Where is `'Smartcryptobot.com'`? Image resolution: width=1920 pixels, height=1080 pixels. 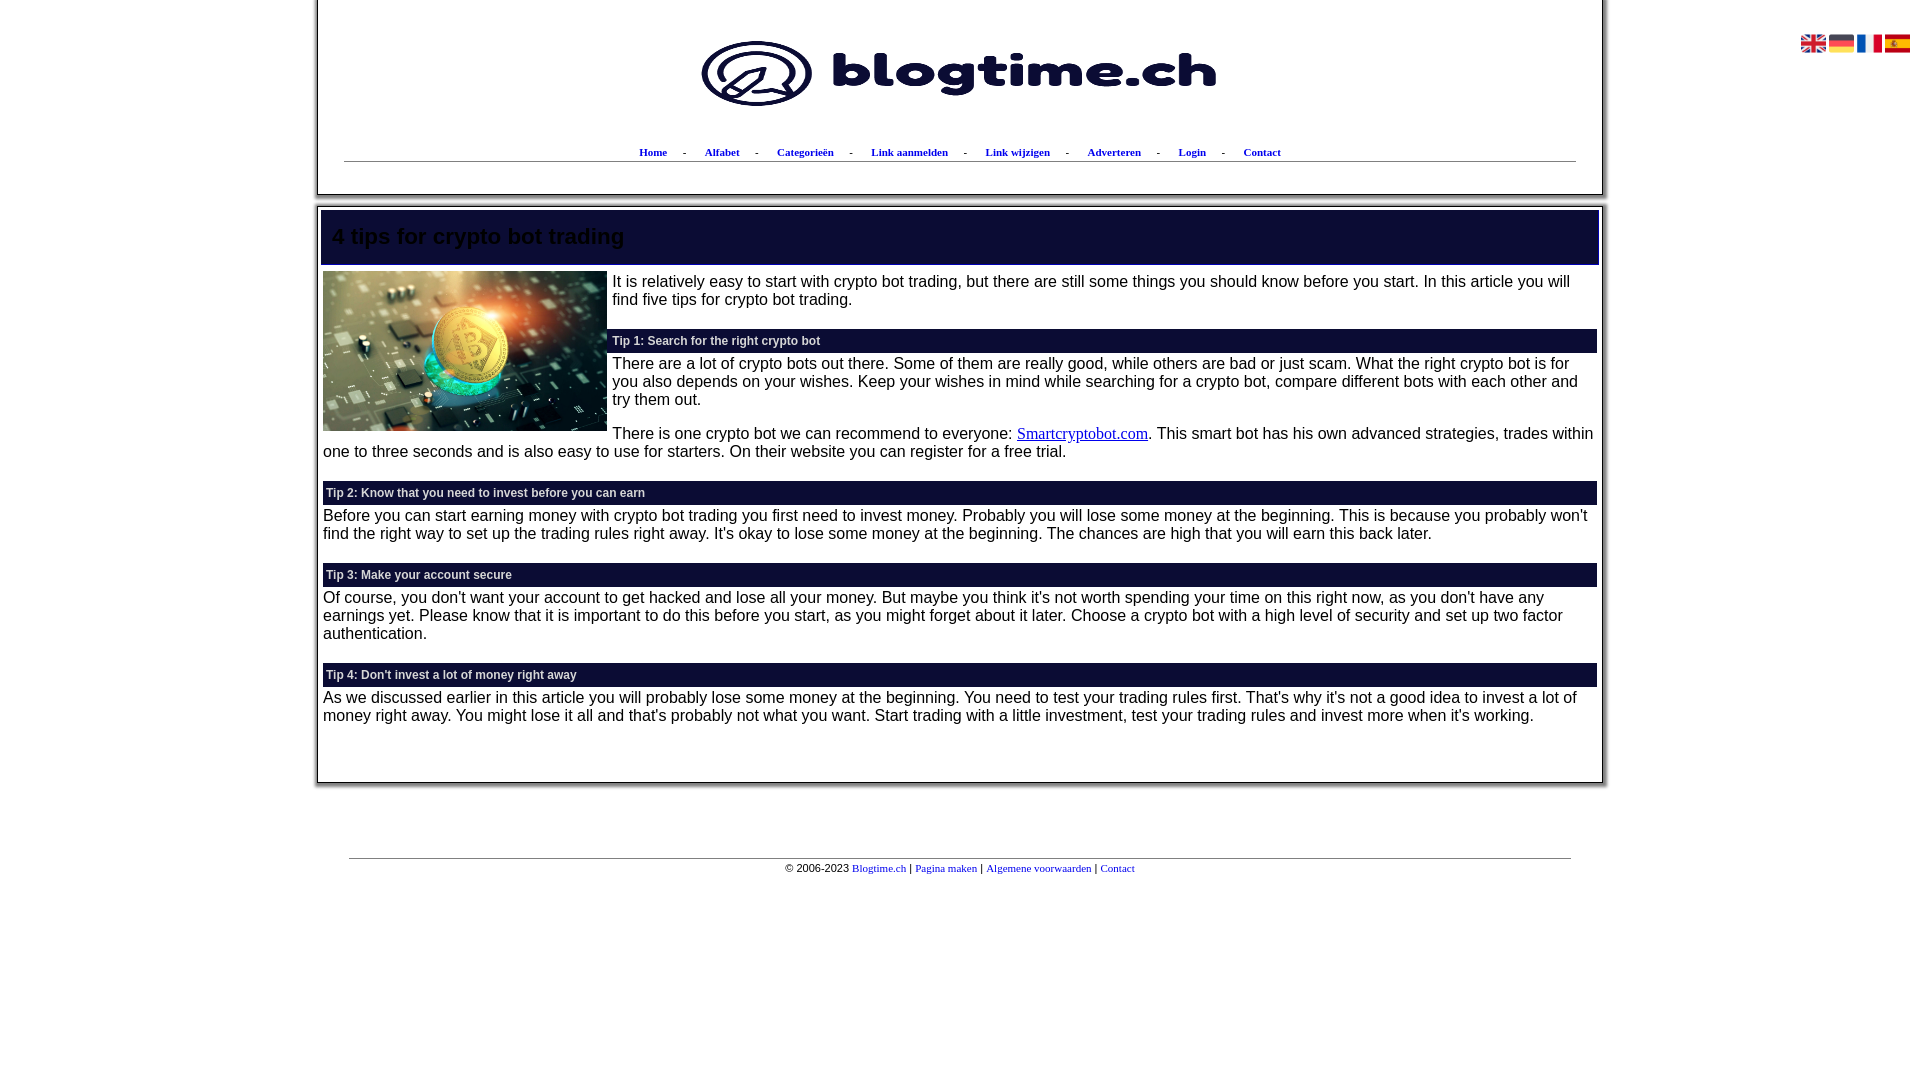 'Smartcryptobot.com' is located at coordinates (1081, 432).